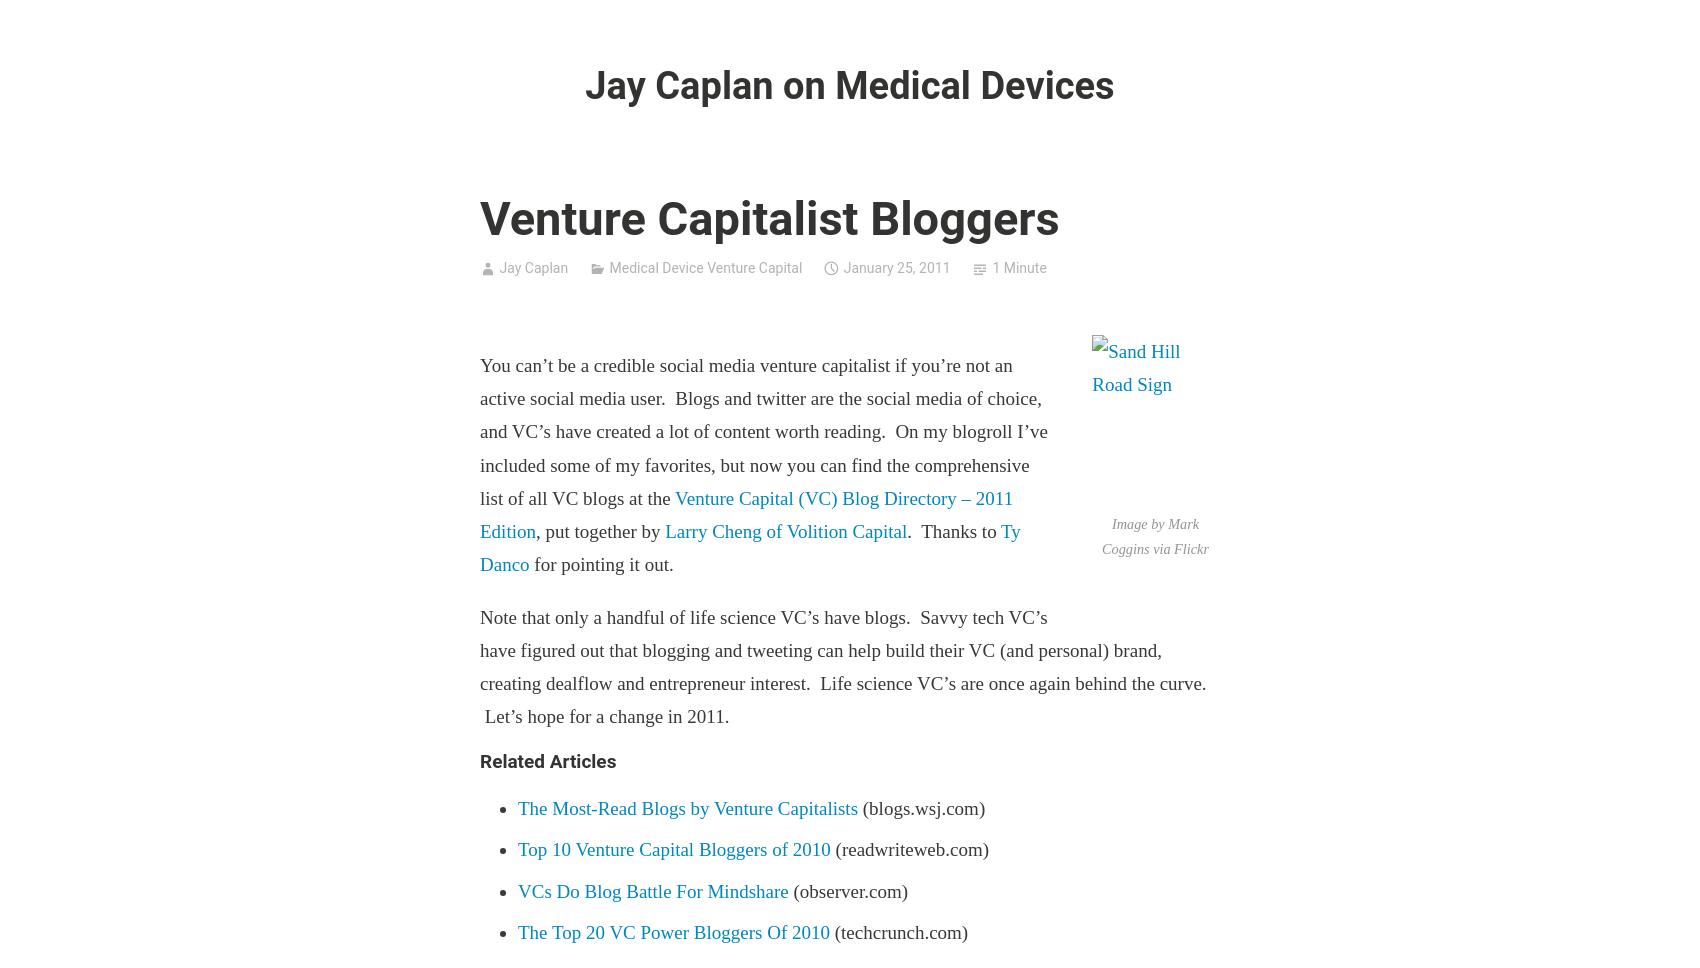 The width and height of the screenshot is (1700, 968). Describe the element at coordinates (848, 84) in the screenshot. I see `'Jay Caplan on Medical Devices'` at that location.